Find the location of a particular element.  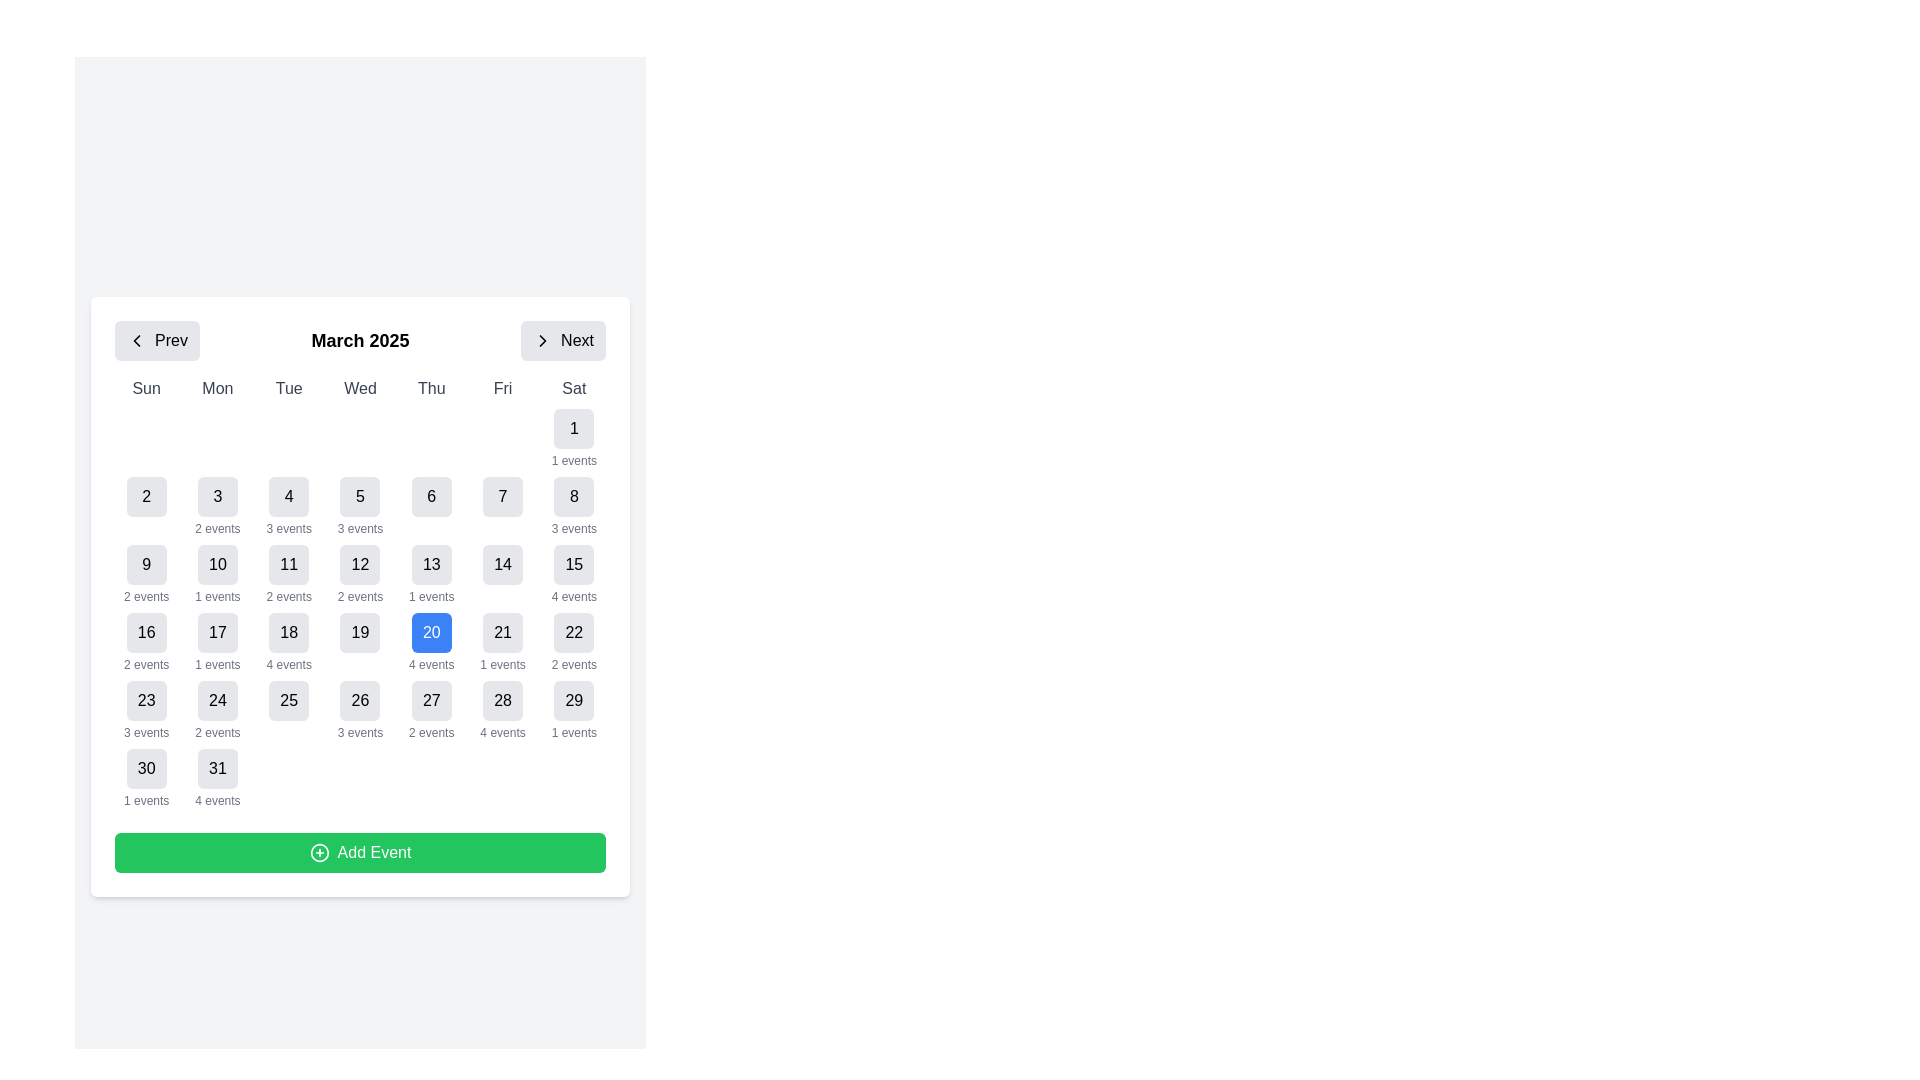

the date cell labeled '5' in the calendar is located at coordinates (360, 505).